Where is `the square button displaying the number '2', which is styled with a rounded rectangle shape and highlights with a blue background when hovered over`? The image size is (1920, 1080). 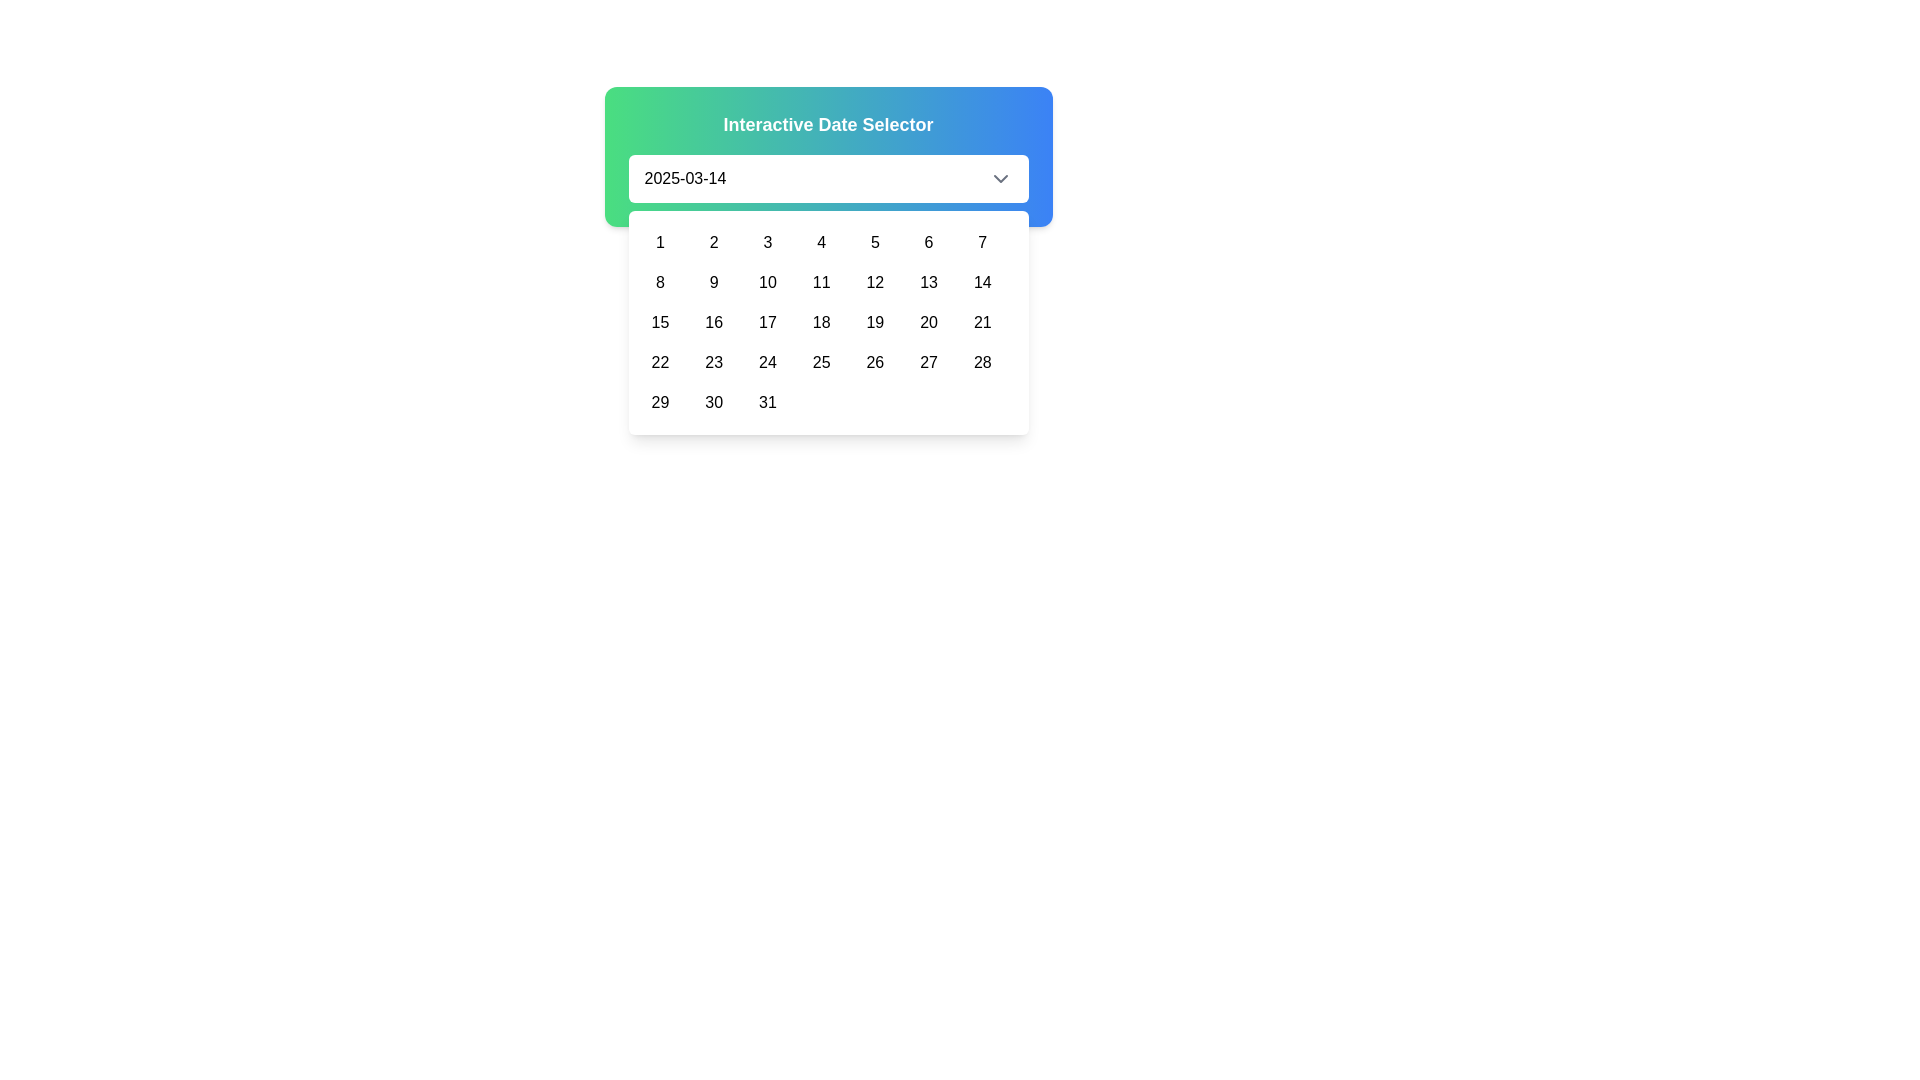
the square button displaying the number '2', which is styled with a rounded rectangle shape and highlights with a blue background when hovered over is located at coordinates (714, 242).